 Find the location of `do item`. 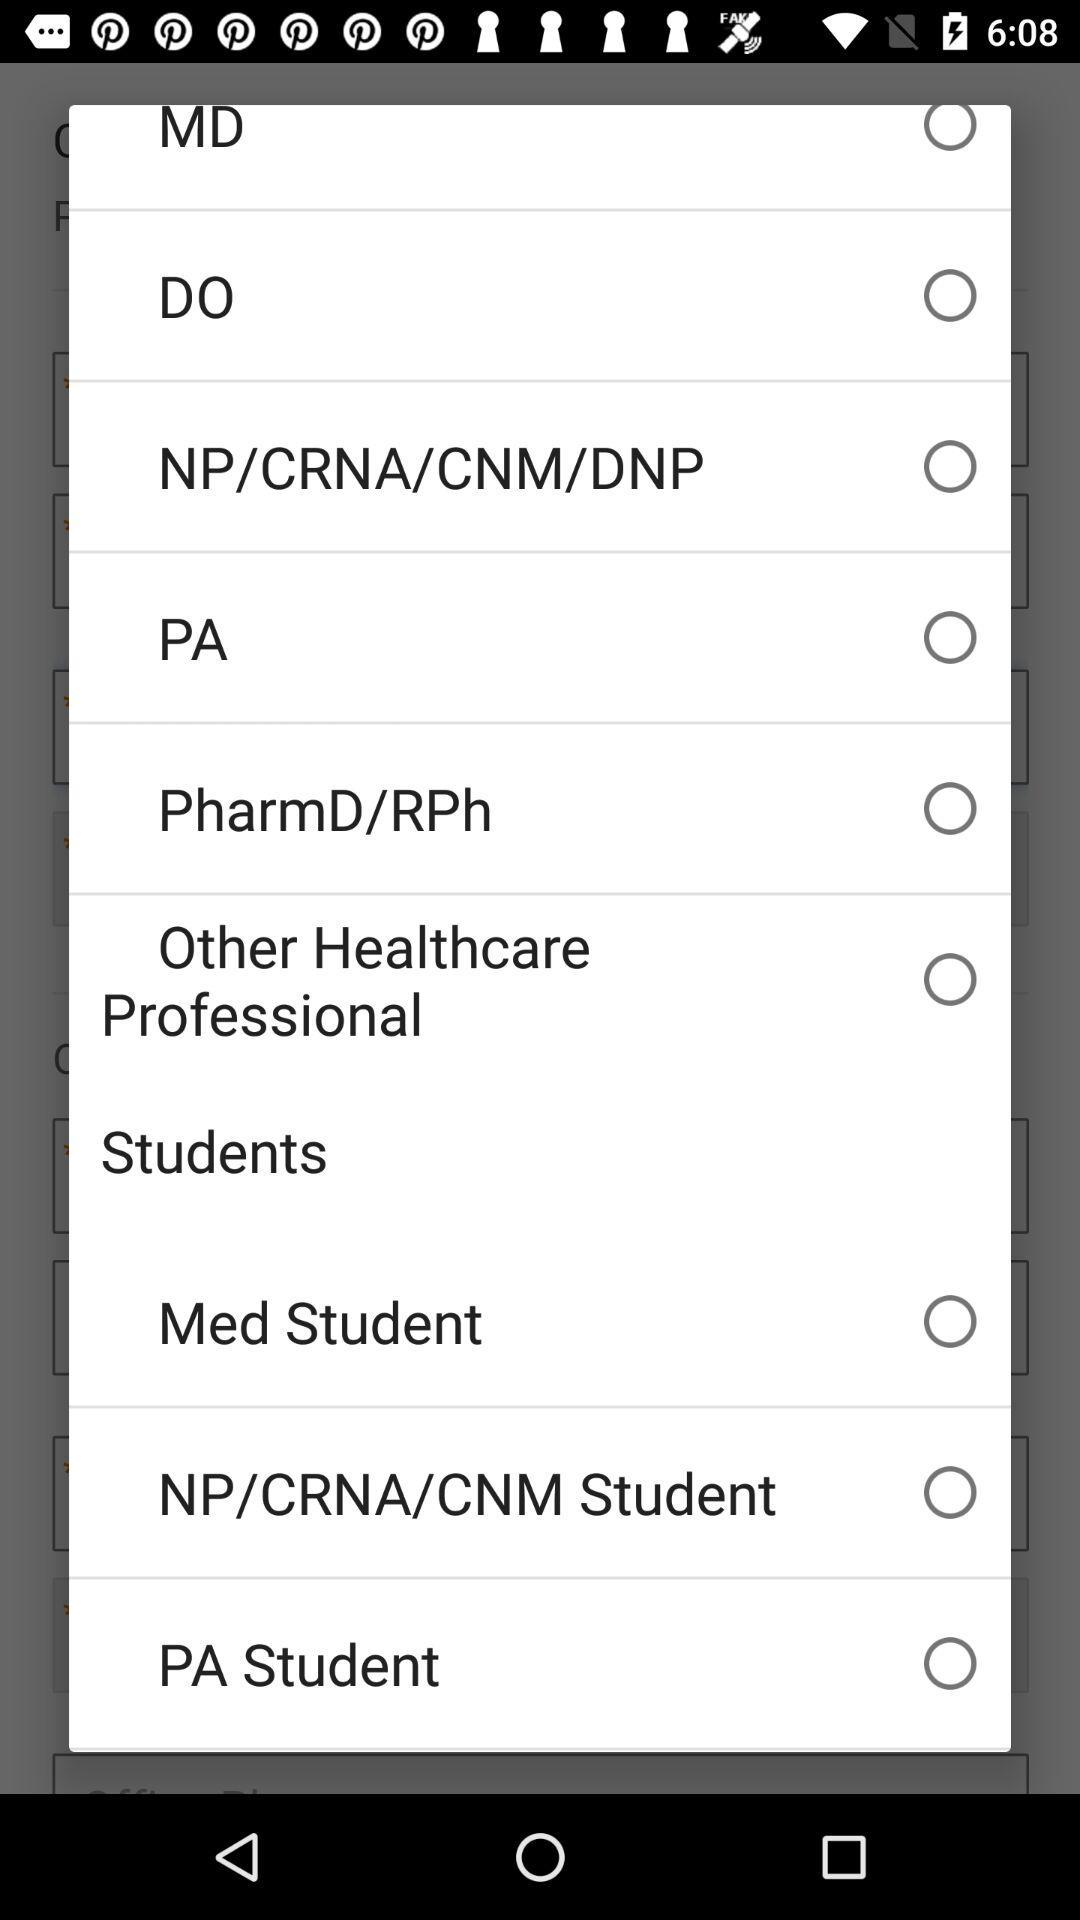

do item is located at coordinates (540, 294).